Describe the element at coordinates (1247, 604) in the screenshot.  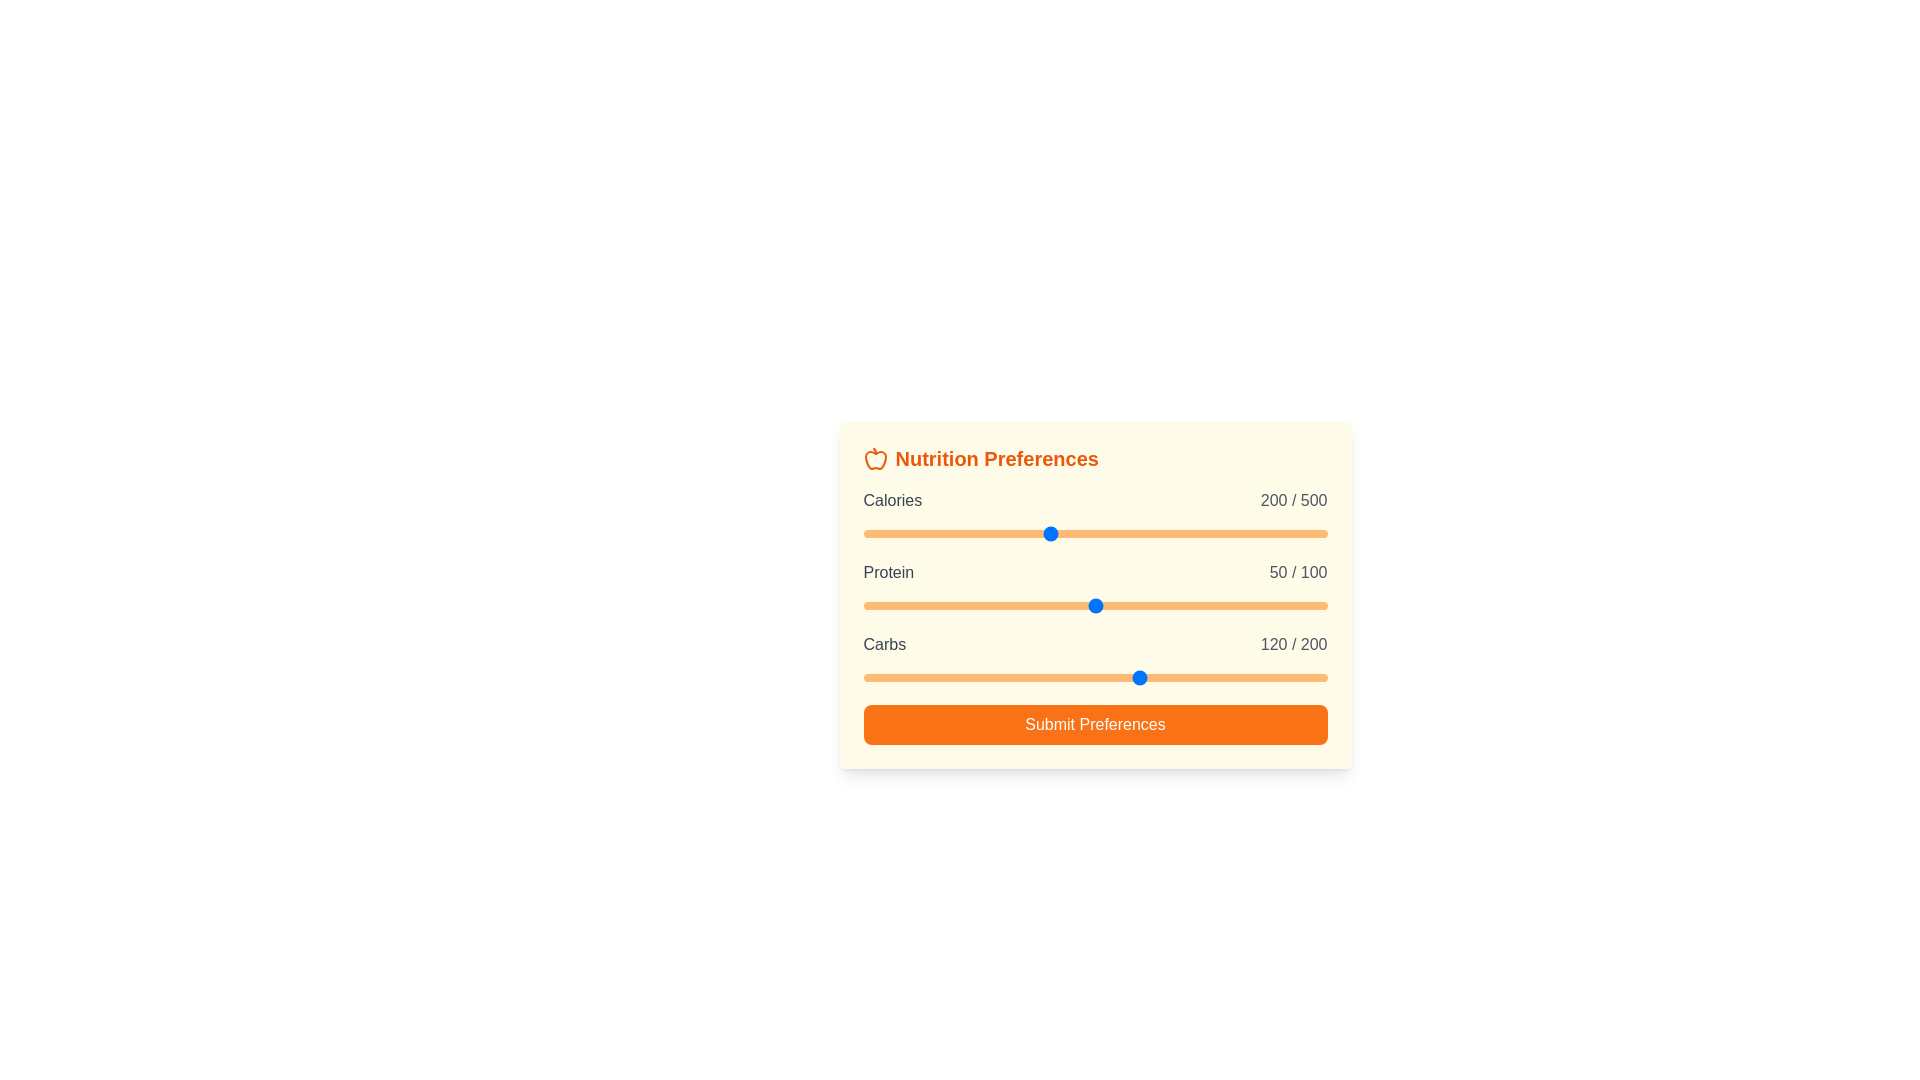
I see `the protein intake value` at that location.